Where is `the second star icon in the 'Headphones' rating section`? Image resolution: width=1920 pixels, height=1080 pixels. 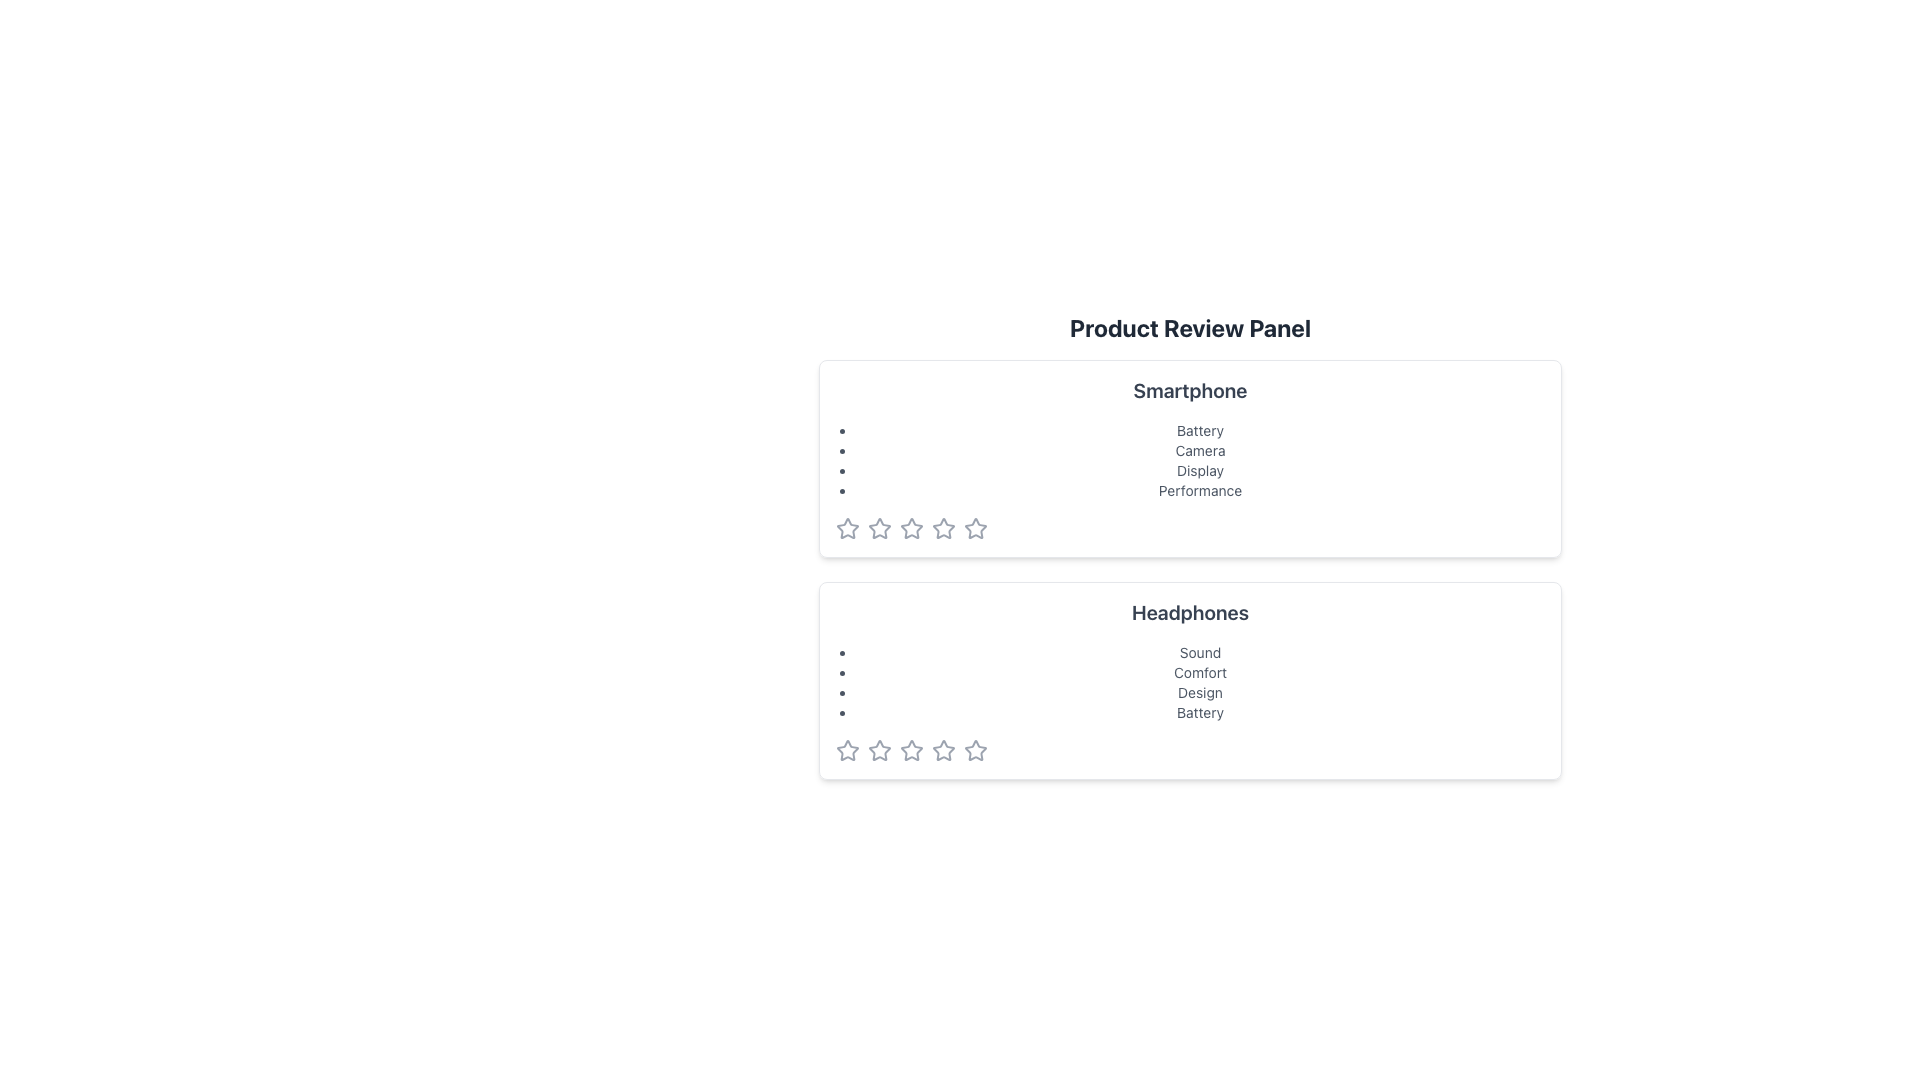 the second star icon in the 'Headphones' rating section is located at coordinates (879, 750).